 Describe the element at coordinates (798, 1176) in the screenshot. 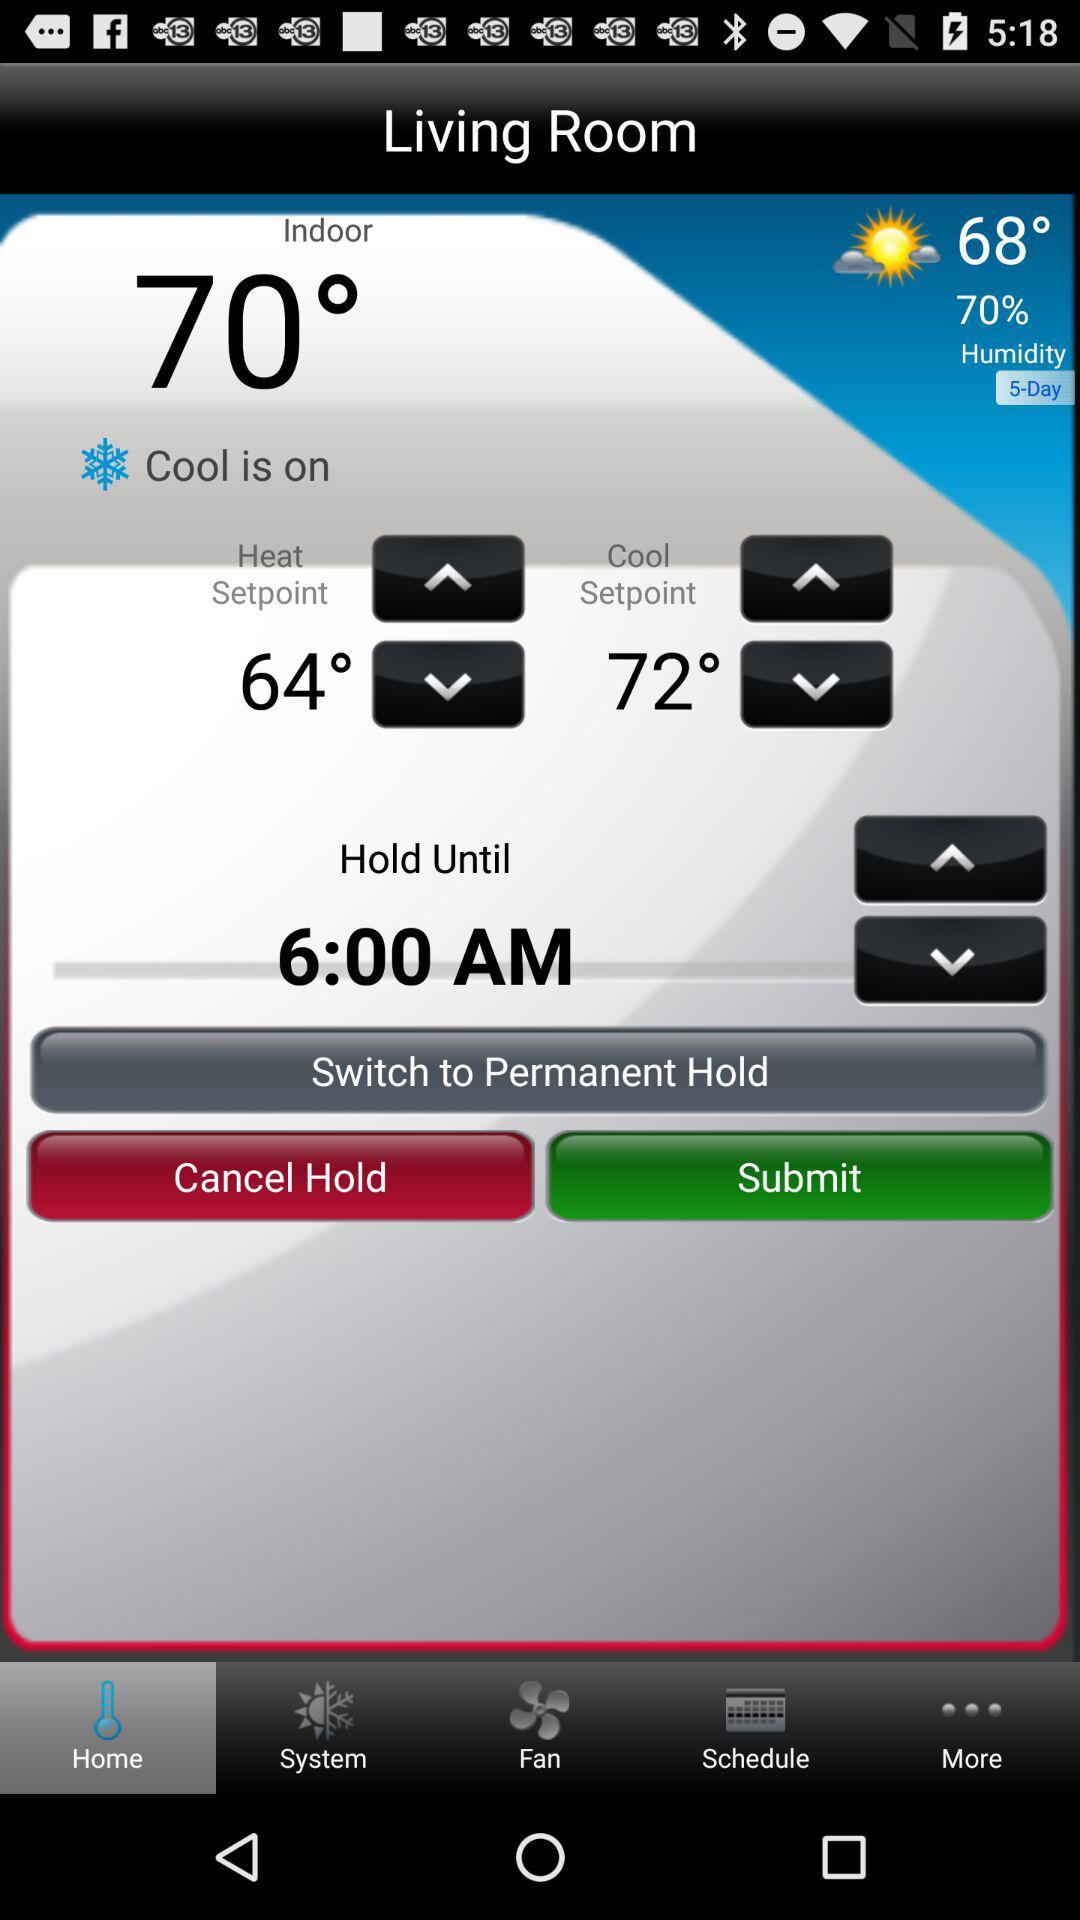

I see `the icon below switch to permanent` at that location.